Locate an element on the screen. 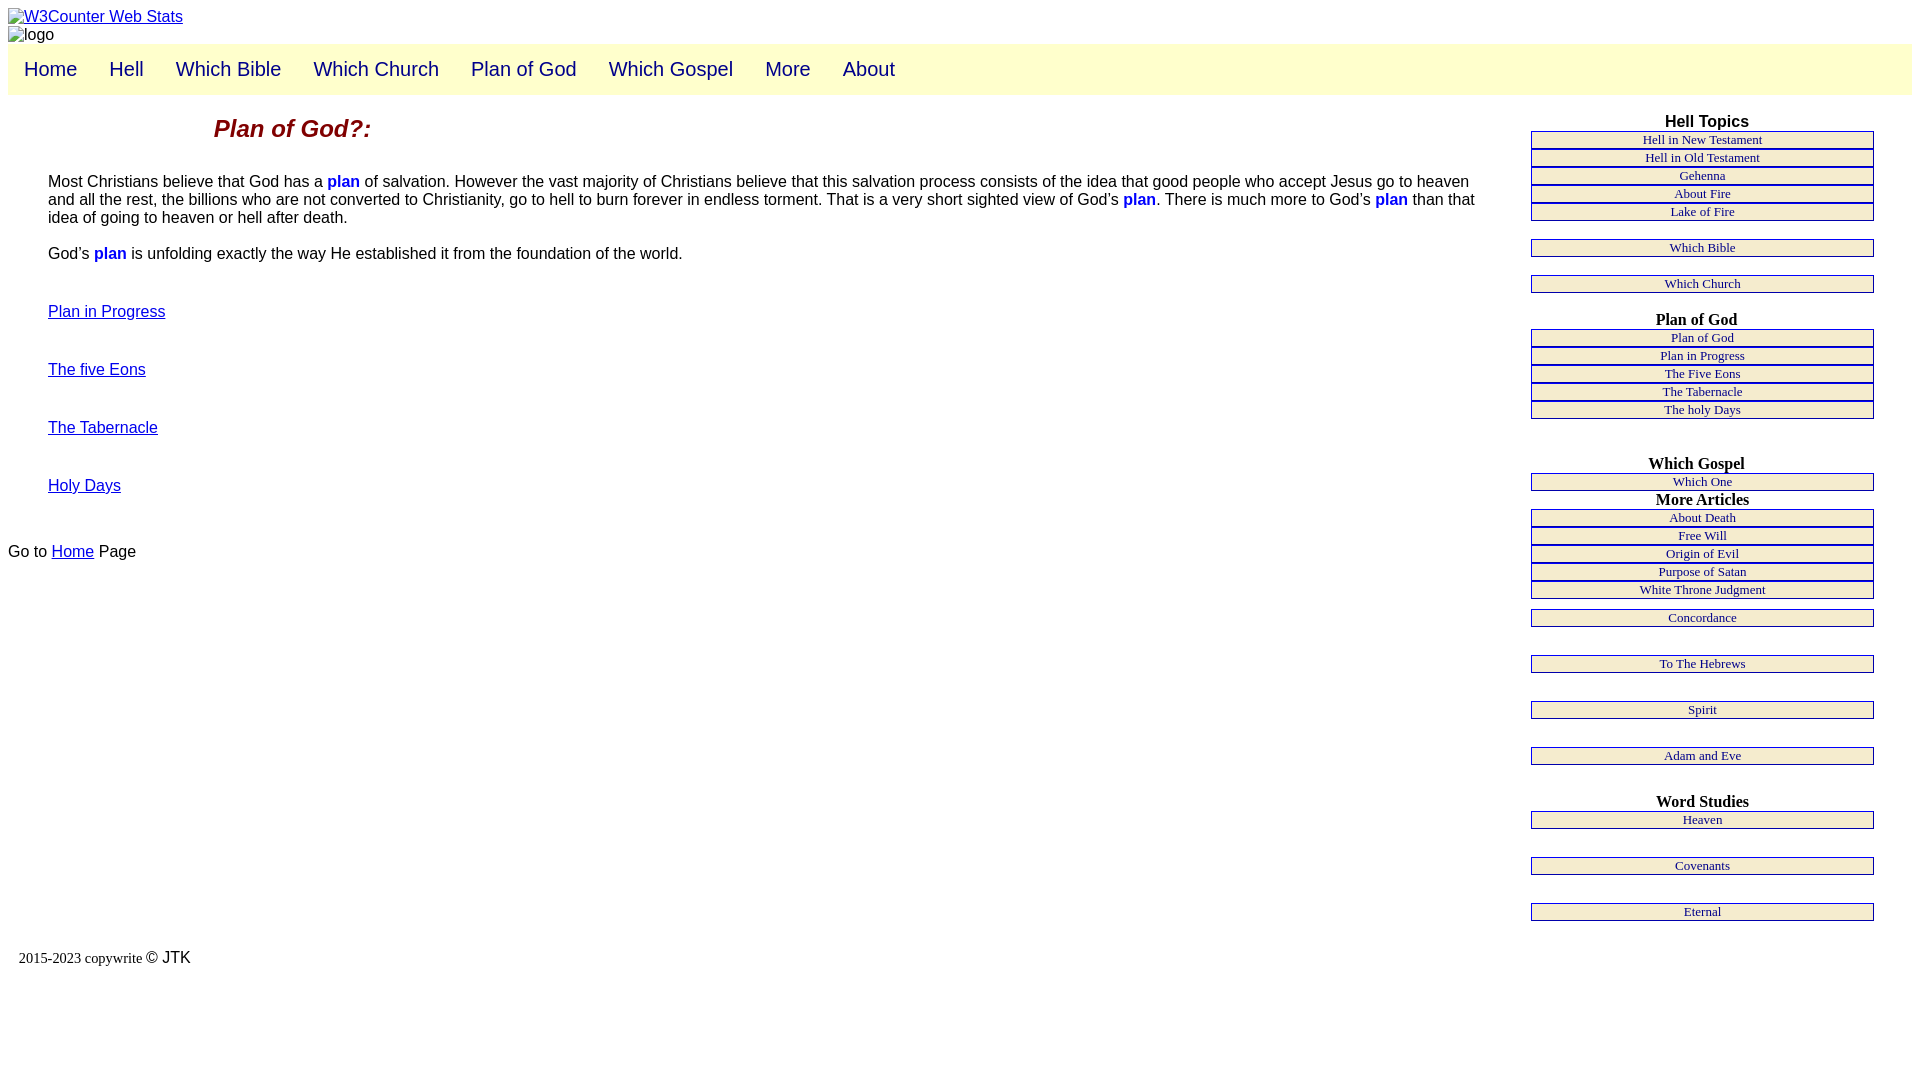 This screenshot has height=1080, width=1920. 'Free Will' is located at coordinates (1701, 535).